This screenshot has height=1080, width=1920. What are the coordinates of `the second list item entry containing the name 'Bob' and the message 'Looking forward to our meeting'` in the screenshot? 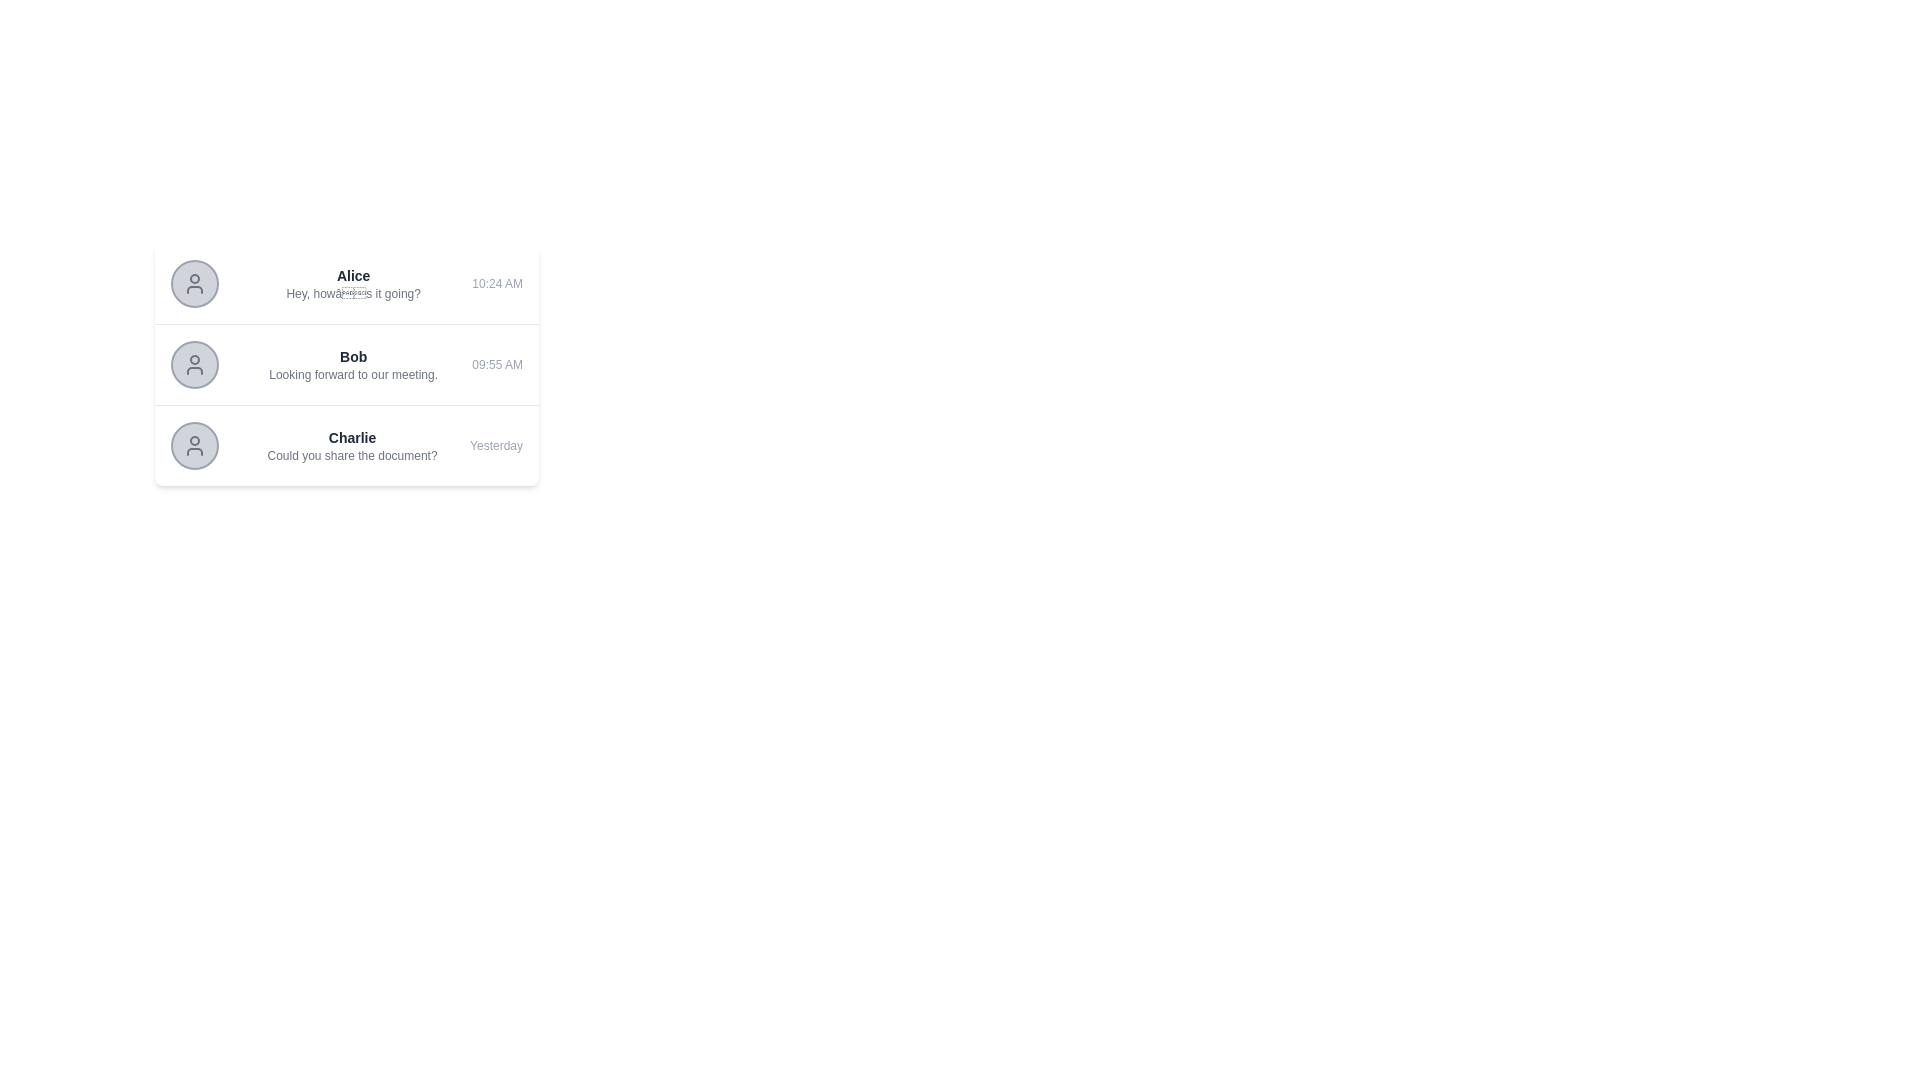 It's located at (346, 365).